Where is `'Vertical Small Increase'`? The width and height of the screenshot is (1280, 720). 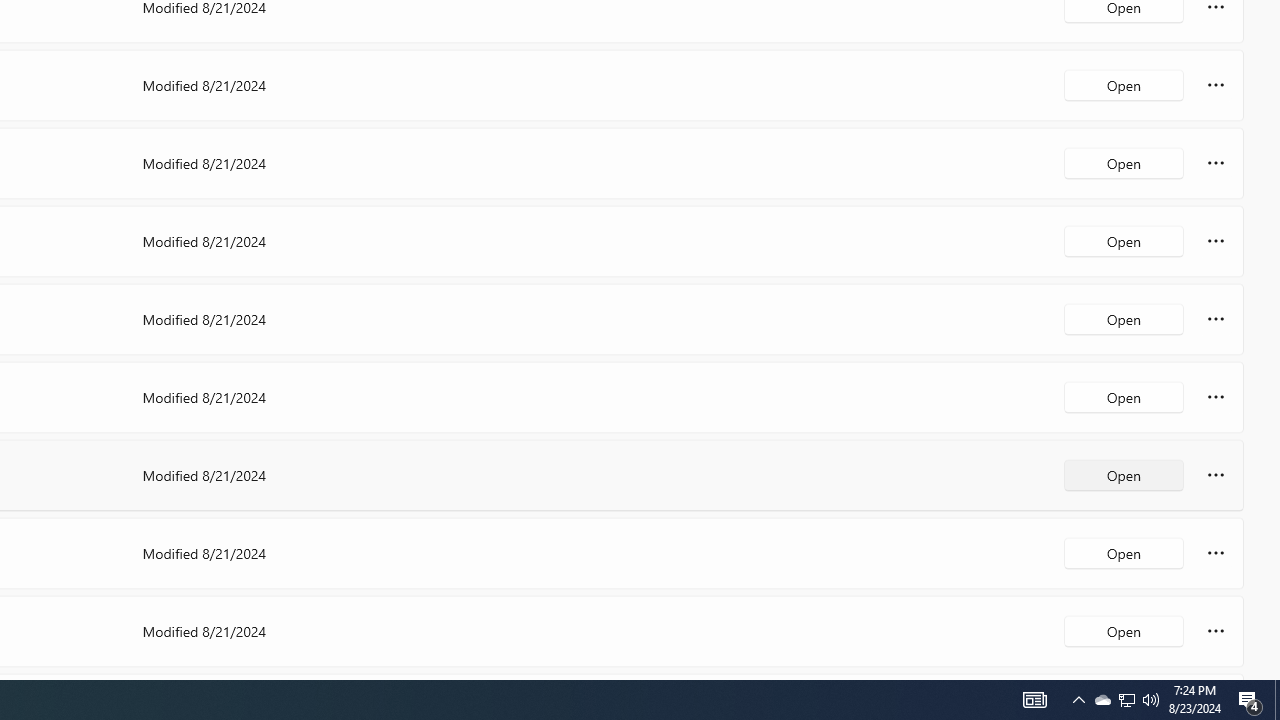
'Vertical Small Increase' is located at coordinates (1271, 672).